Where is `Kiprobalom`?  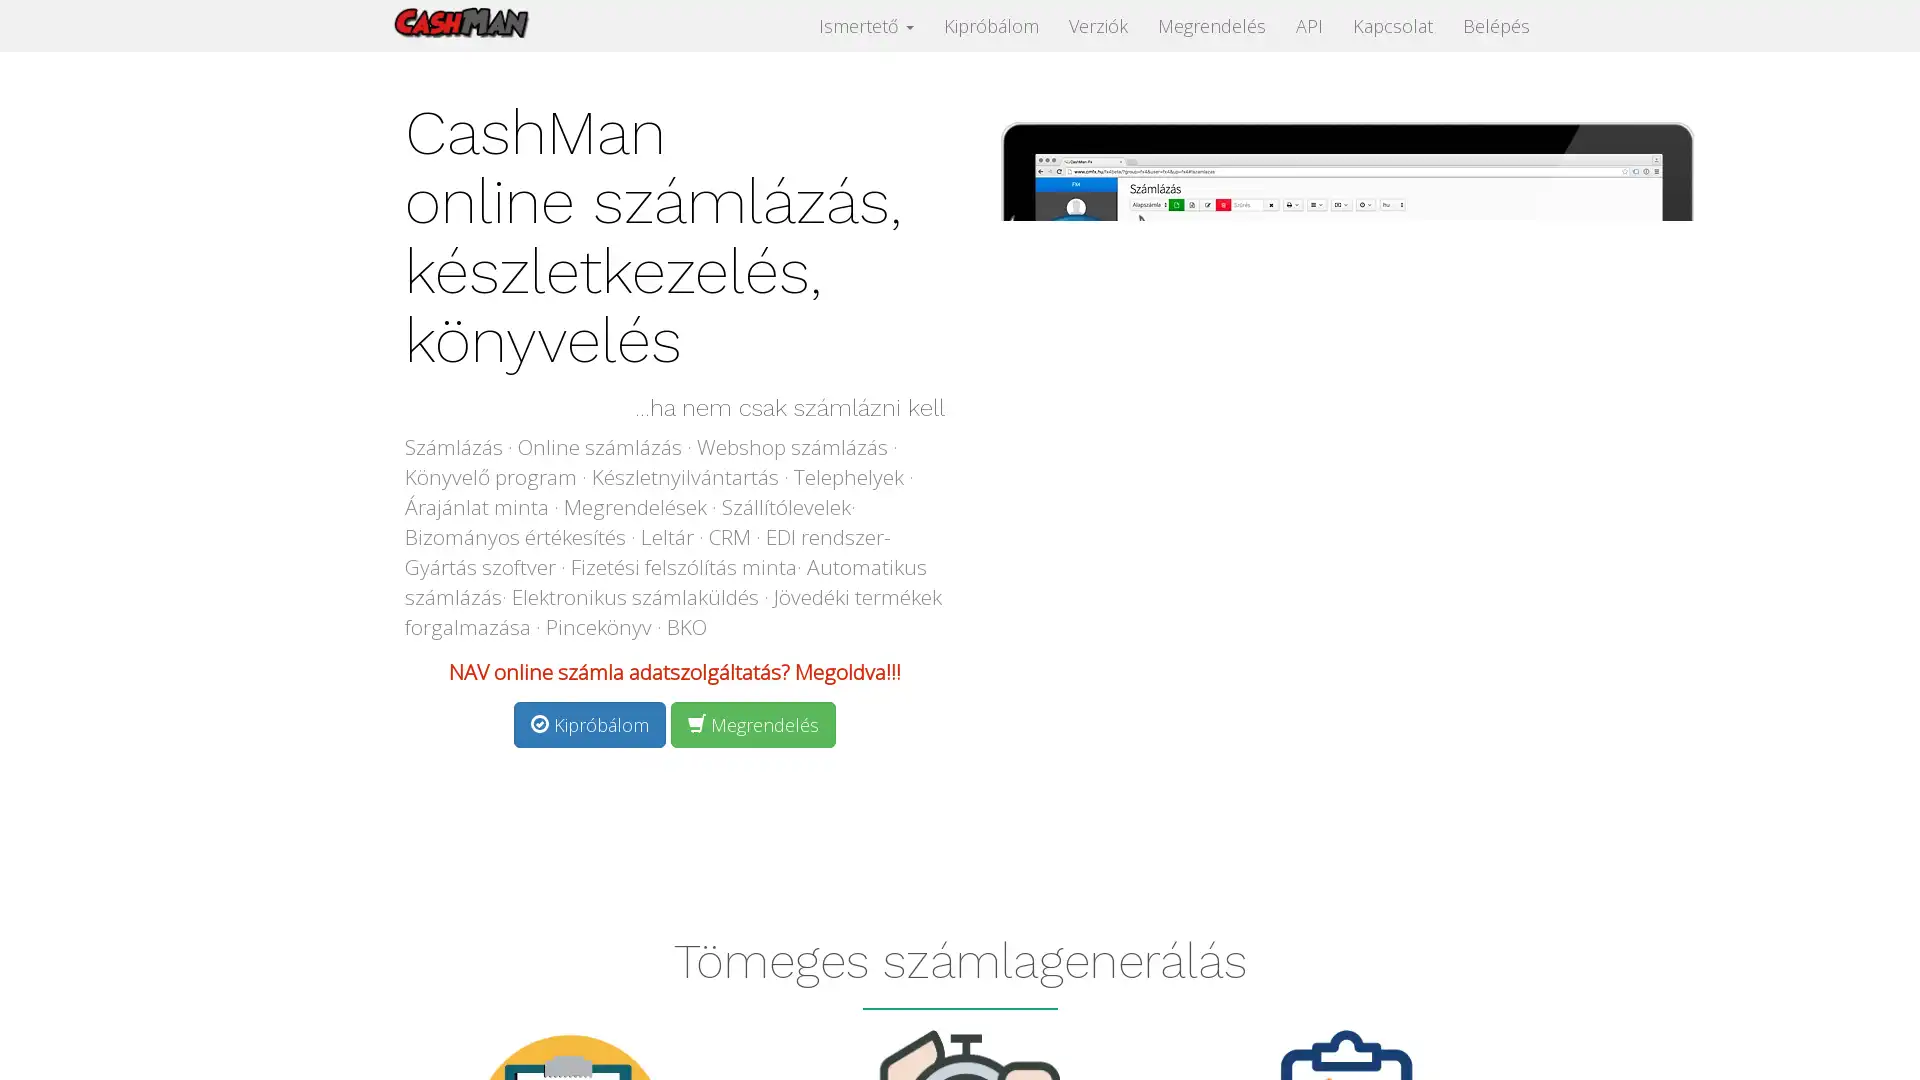
Kiprobalom is located at coordinates (589, 724).